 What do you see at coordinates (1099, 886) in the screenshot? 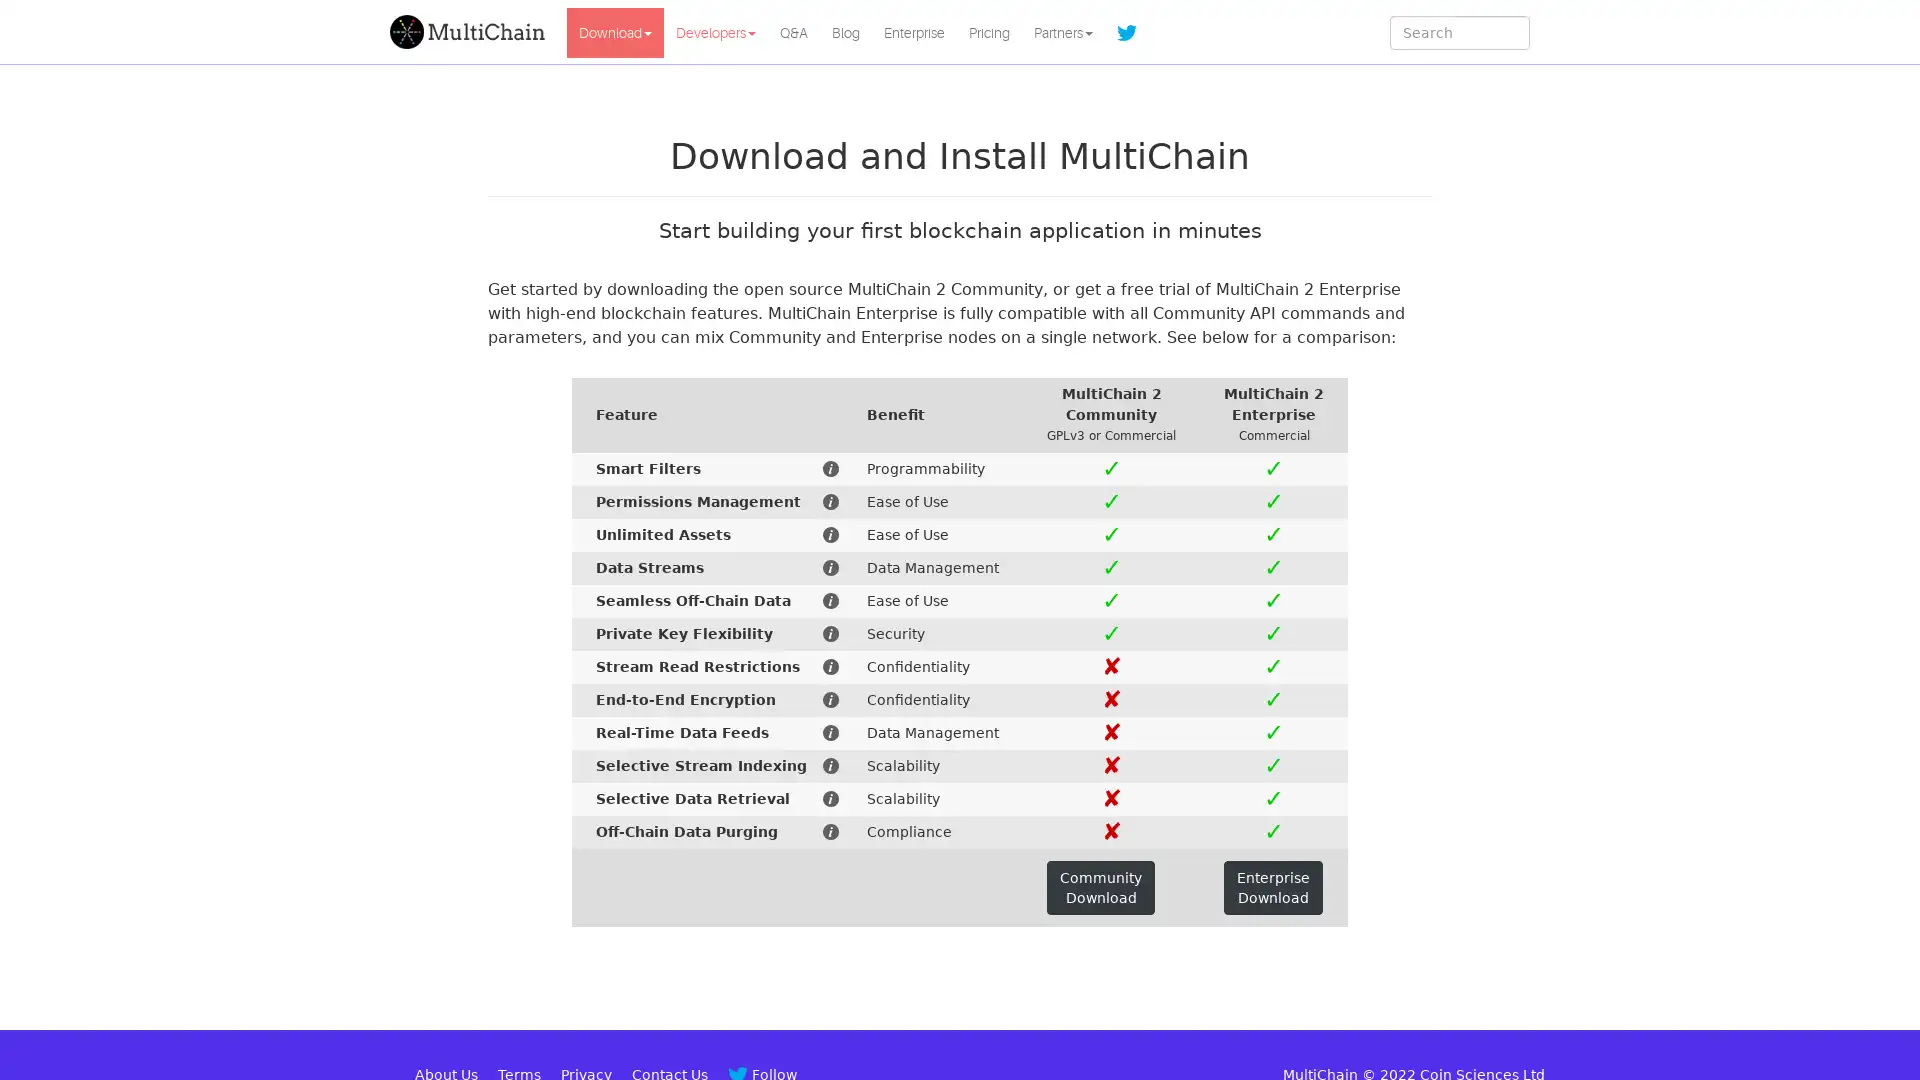
I see `Community Download` at bounding box center [1099, 886].